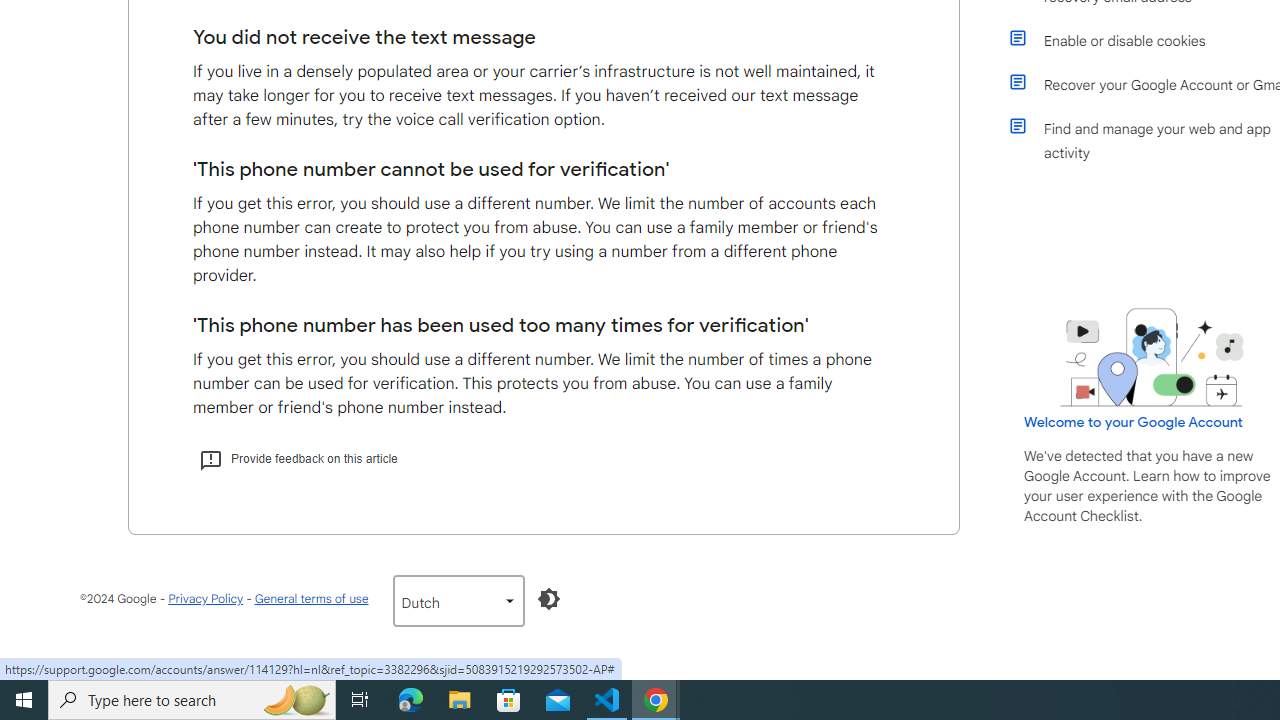  Describe the element at coordinates (548, 598) in the screenshot. I see `'Enable dark mode'` at that location.